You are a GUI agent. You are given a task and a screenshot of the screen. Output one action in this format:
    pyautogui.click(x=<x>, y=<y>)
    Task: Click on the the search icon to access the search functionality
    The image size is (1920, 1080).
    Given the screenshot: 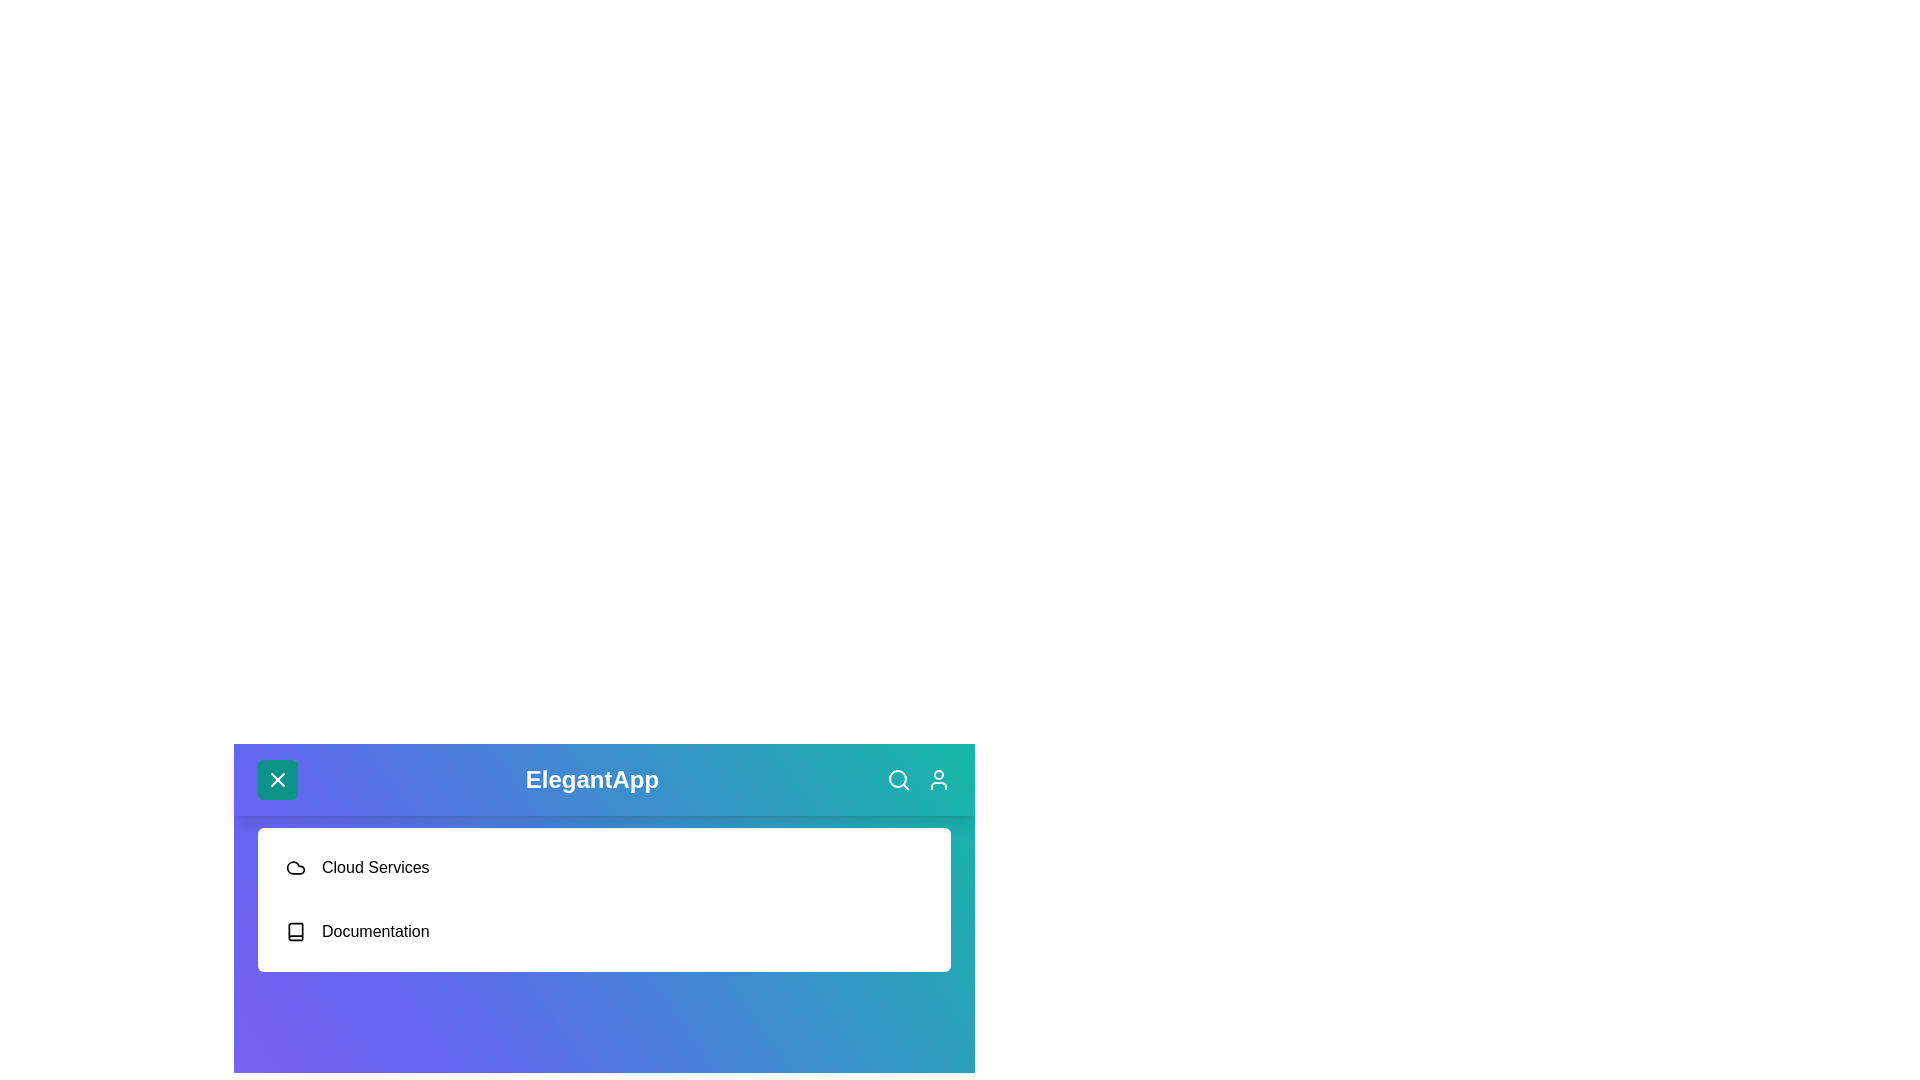 What is the action you would take?
    pyautogui.click(x=897, y=778)
    